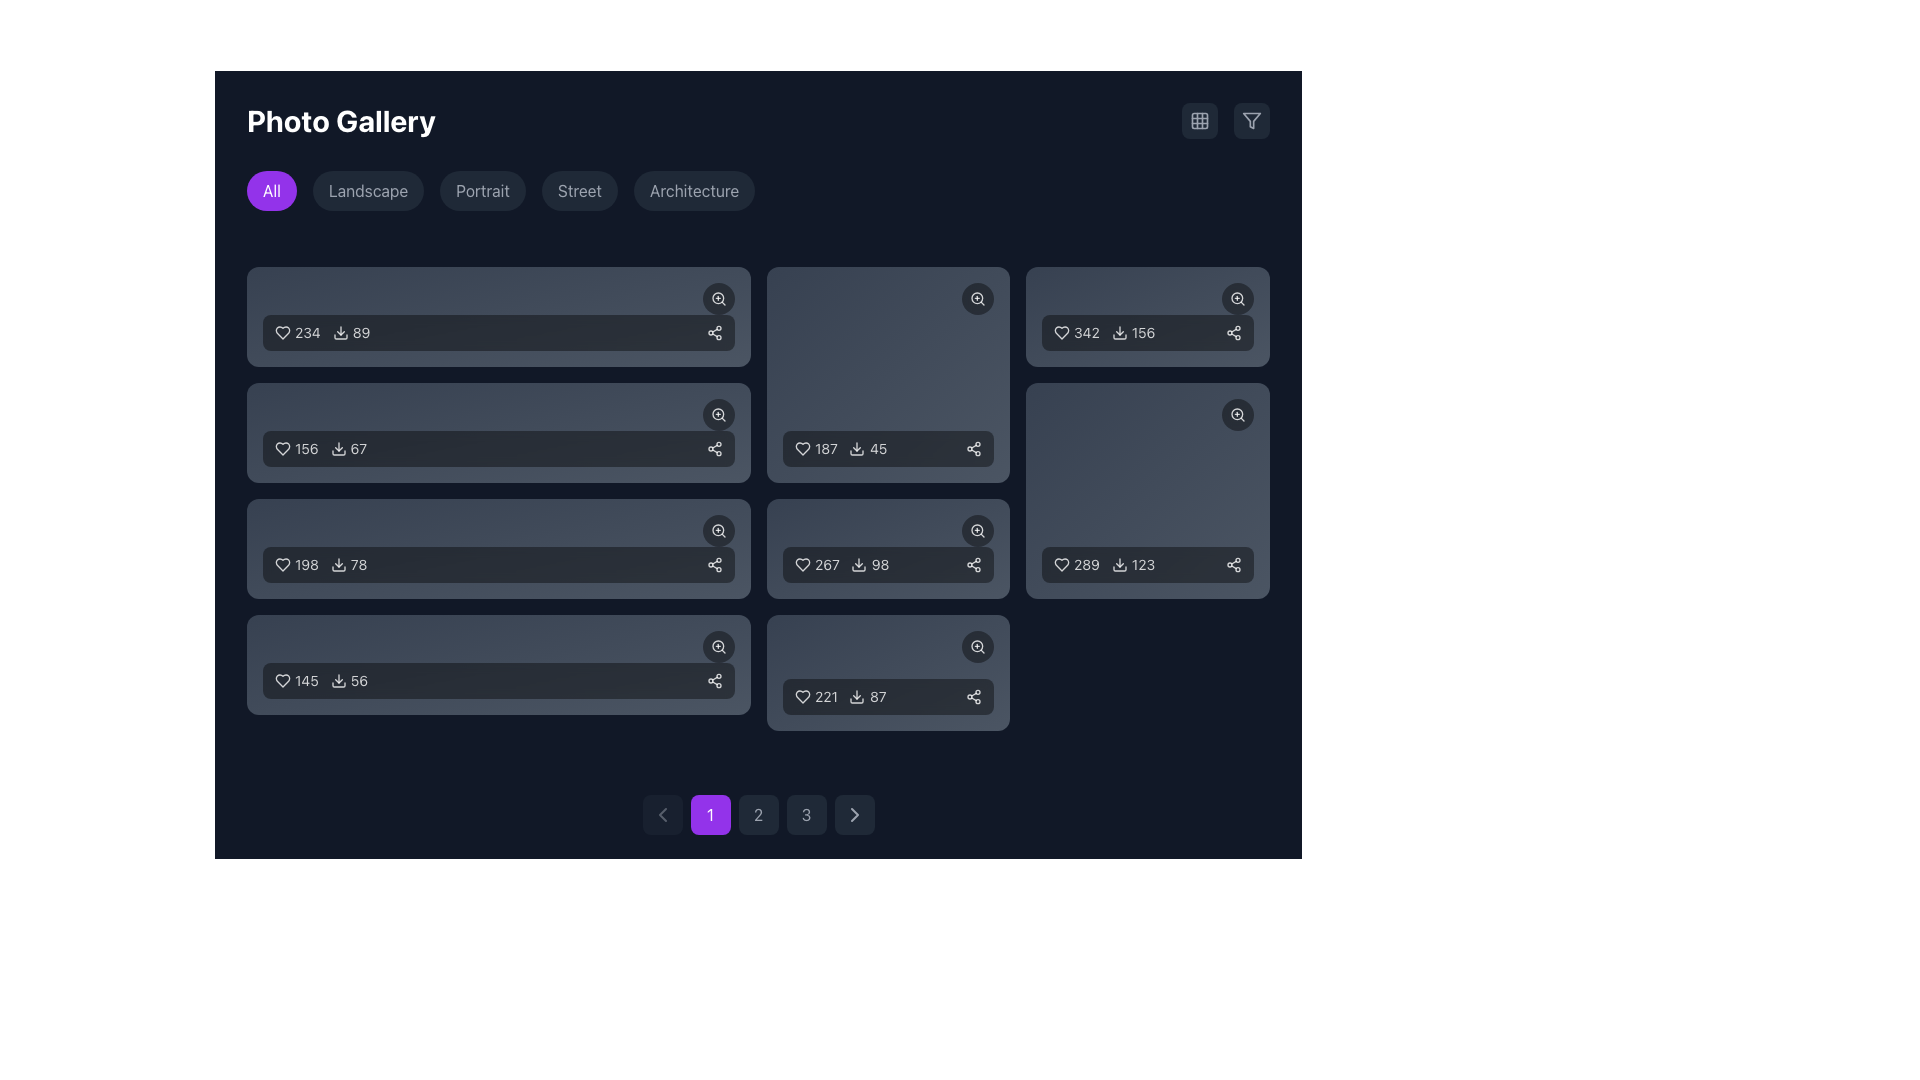  Describe the element at coordinates (282, 331) in the screenshot. I see `the heart-shaped icon located in the top-left corner of the grid layout` at that location.